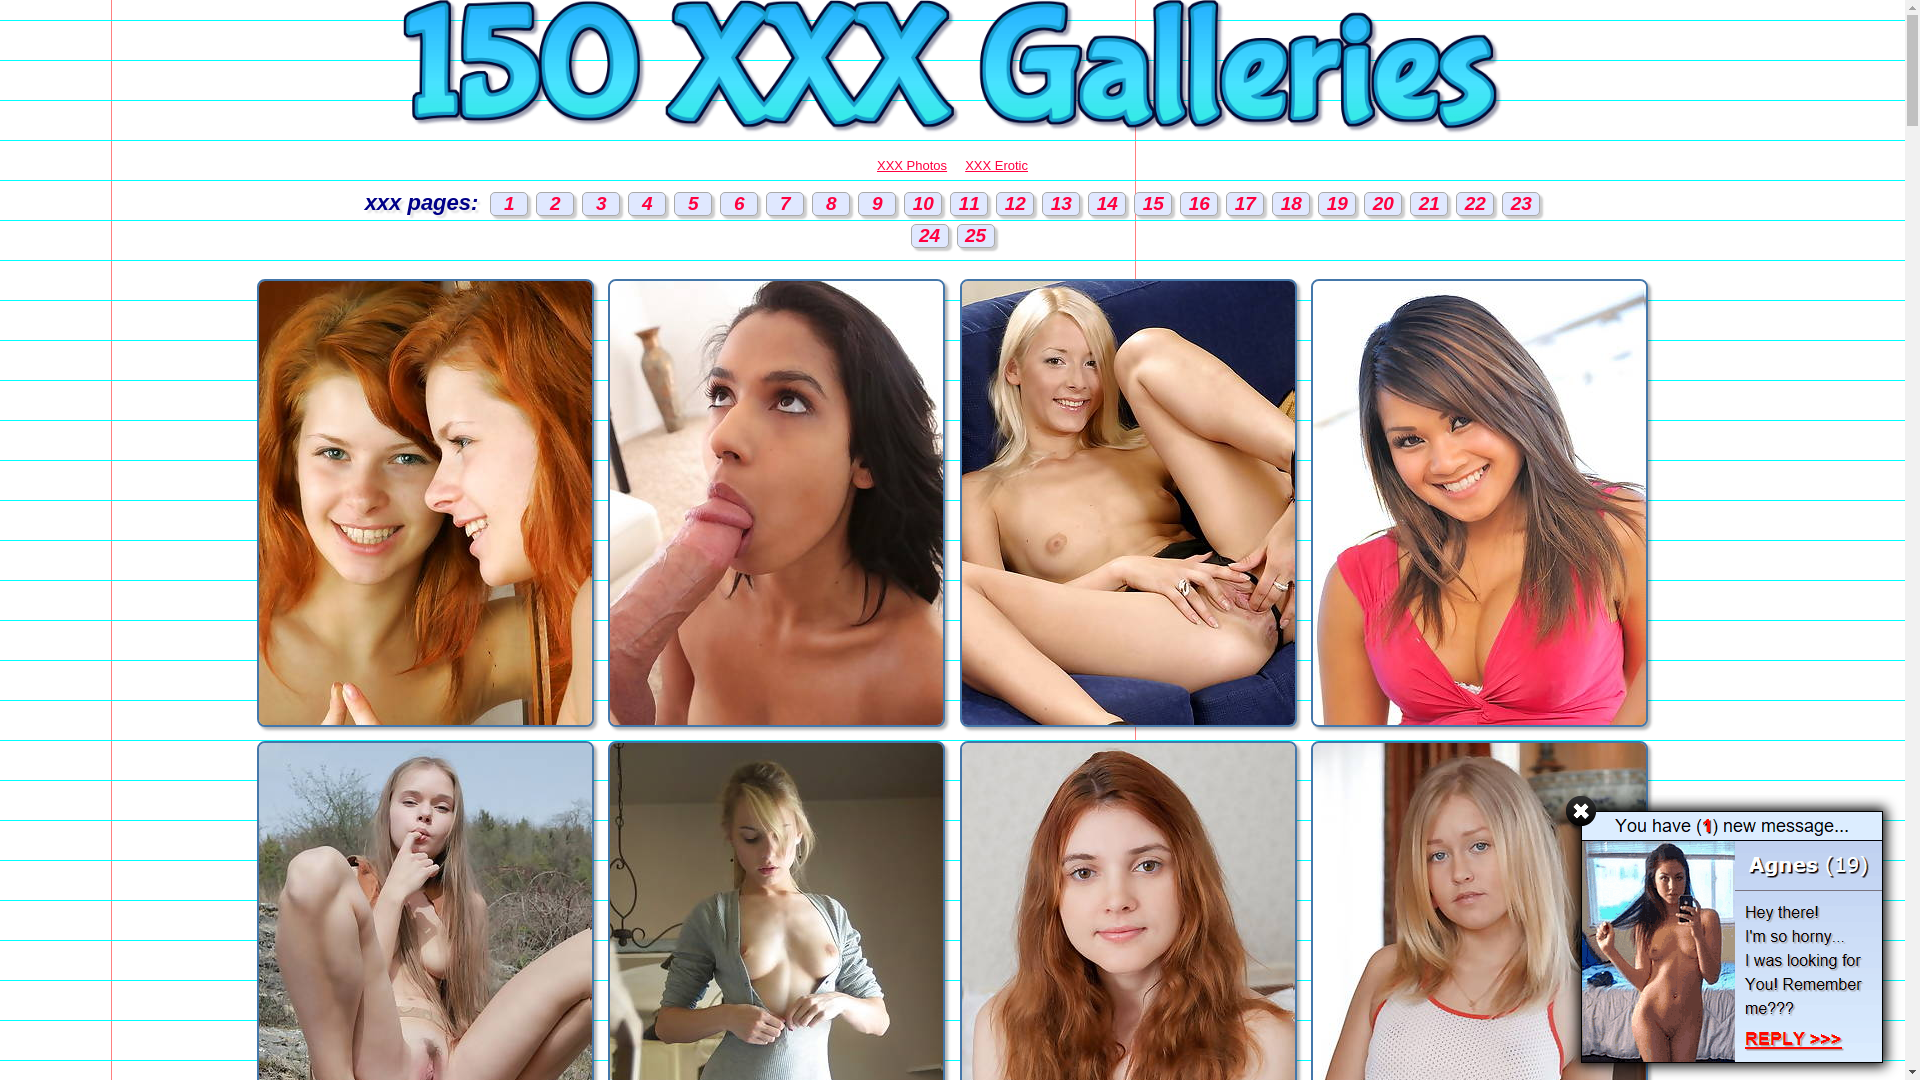 Image resolution: width=1920 pixels, height=1080 pixels. What do you see at coordinates (784, 204) in the screenshot?
I see `'7'` at bounding box center [784, 204].